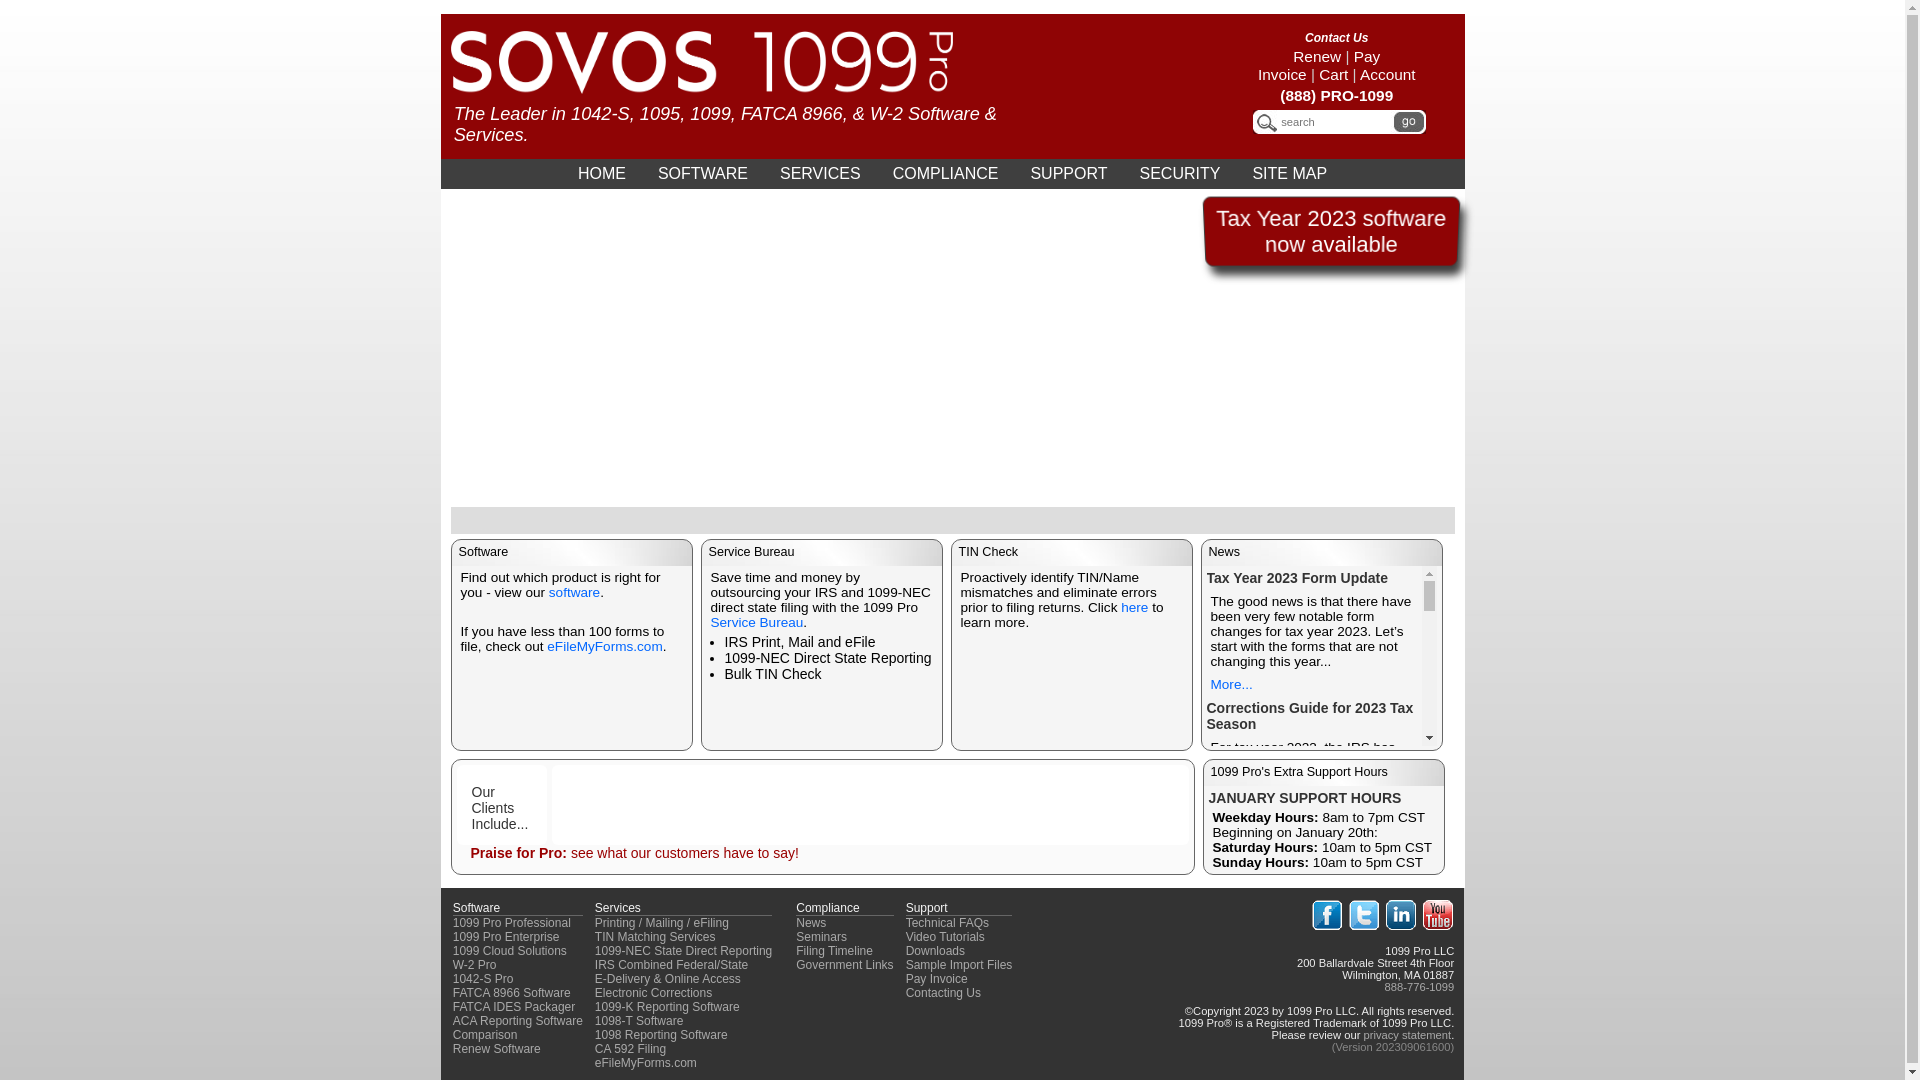 This screenshot has height=1080, width=1920. I want to click on 'COMPLIANCE', so click(944, 172).